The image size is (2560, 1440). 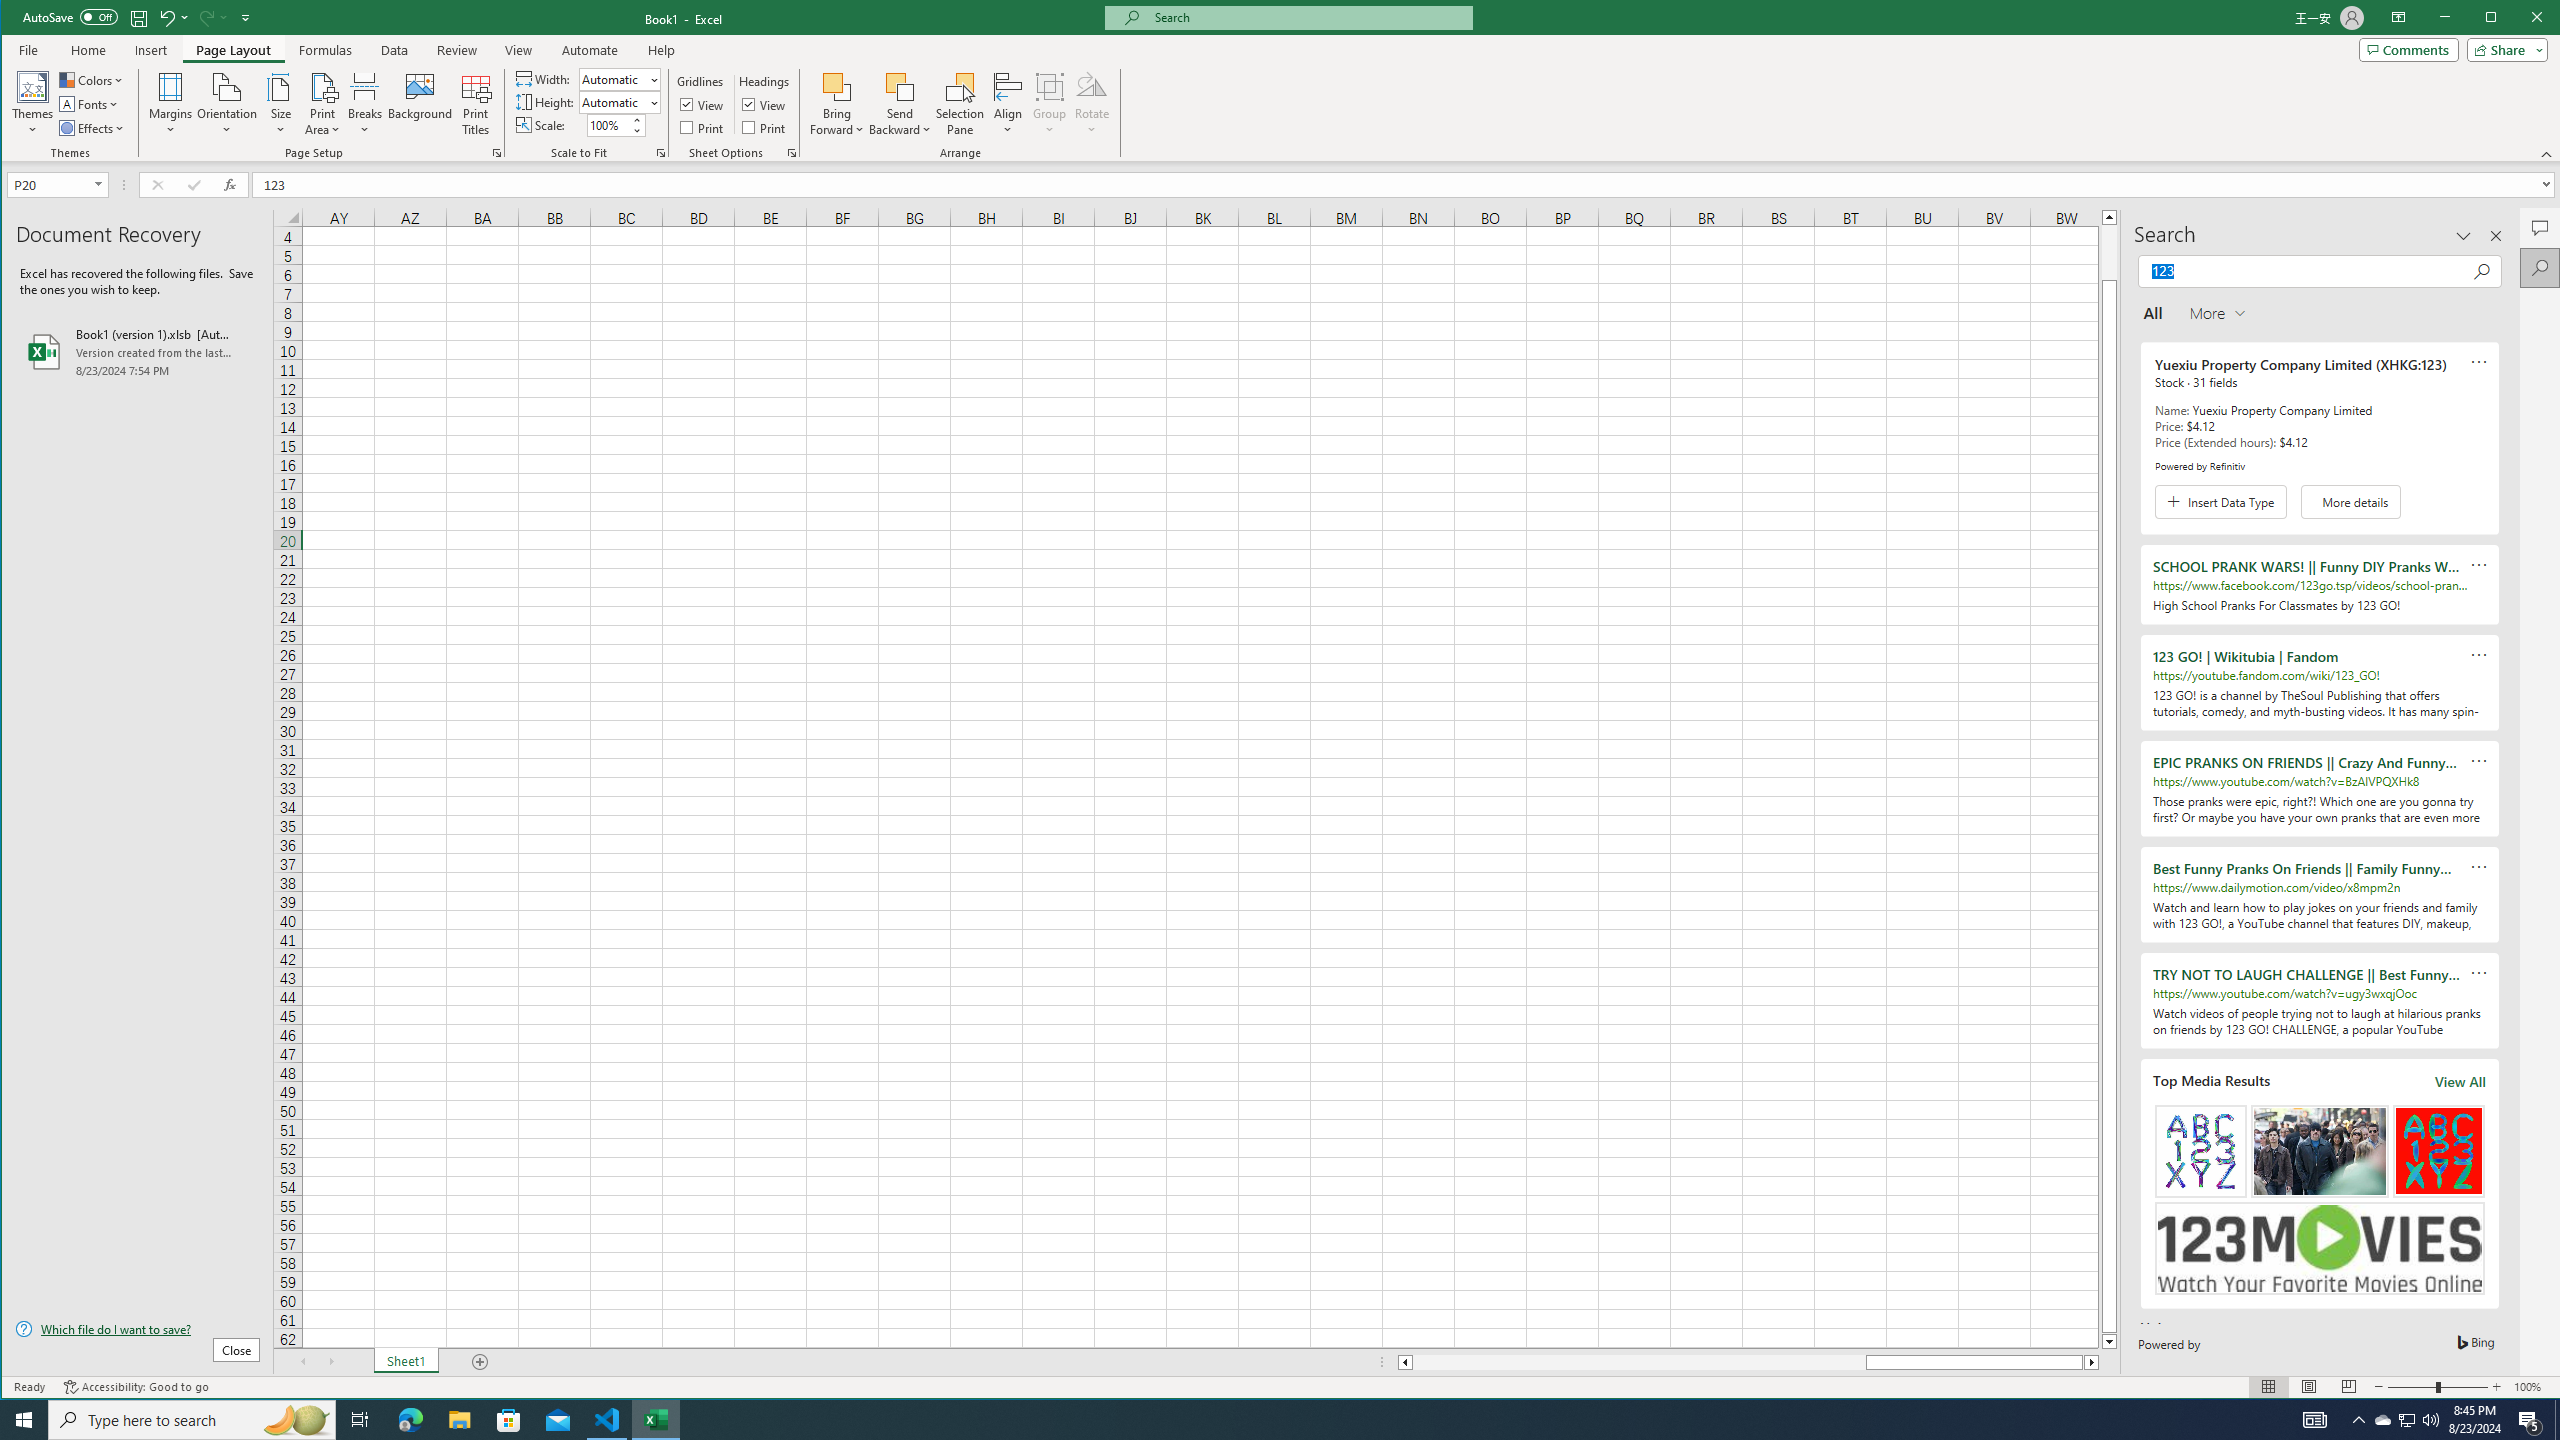 What do you see at coordinates (1048, 103) in the screenshot?
I see `'Group'` at bounding box center [1048, 103].